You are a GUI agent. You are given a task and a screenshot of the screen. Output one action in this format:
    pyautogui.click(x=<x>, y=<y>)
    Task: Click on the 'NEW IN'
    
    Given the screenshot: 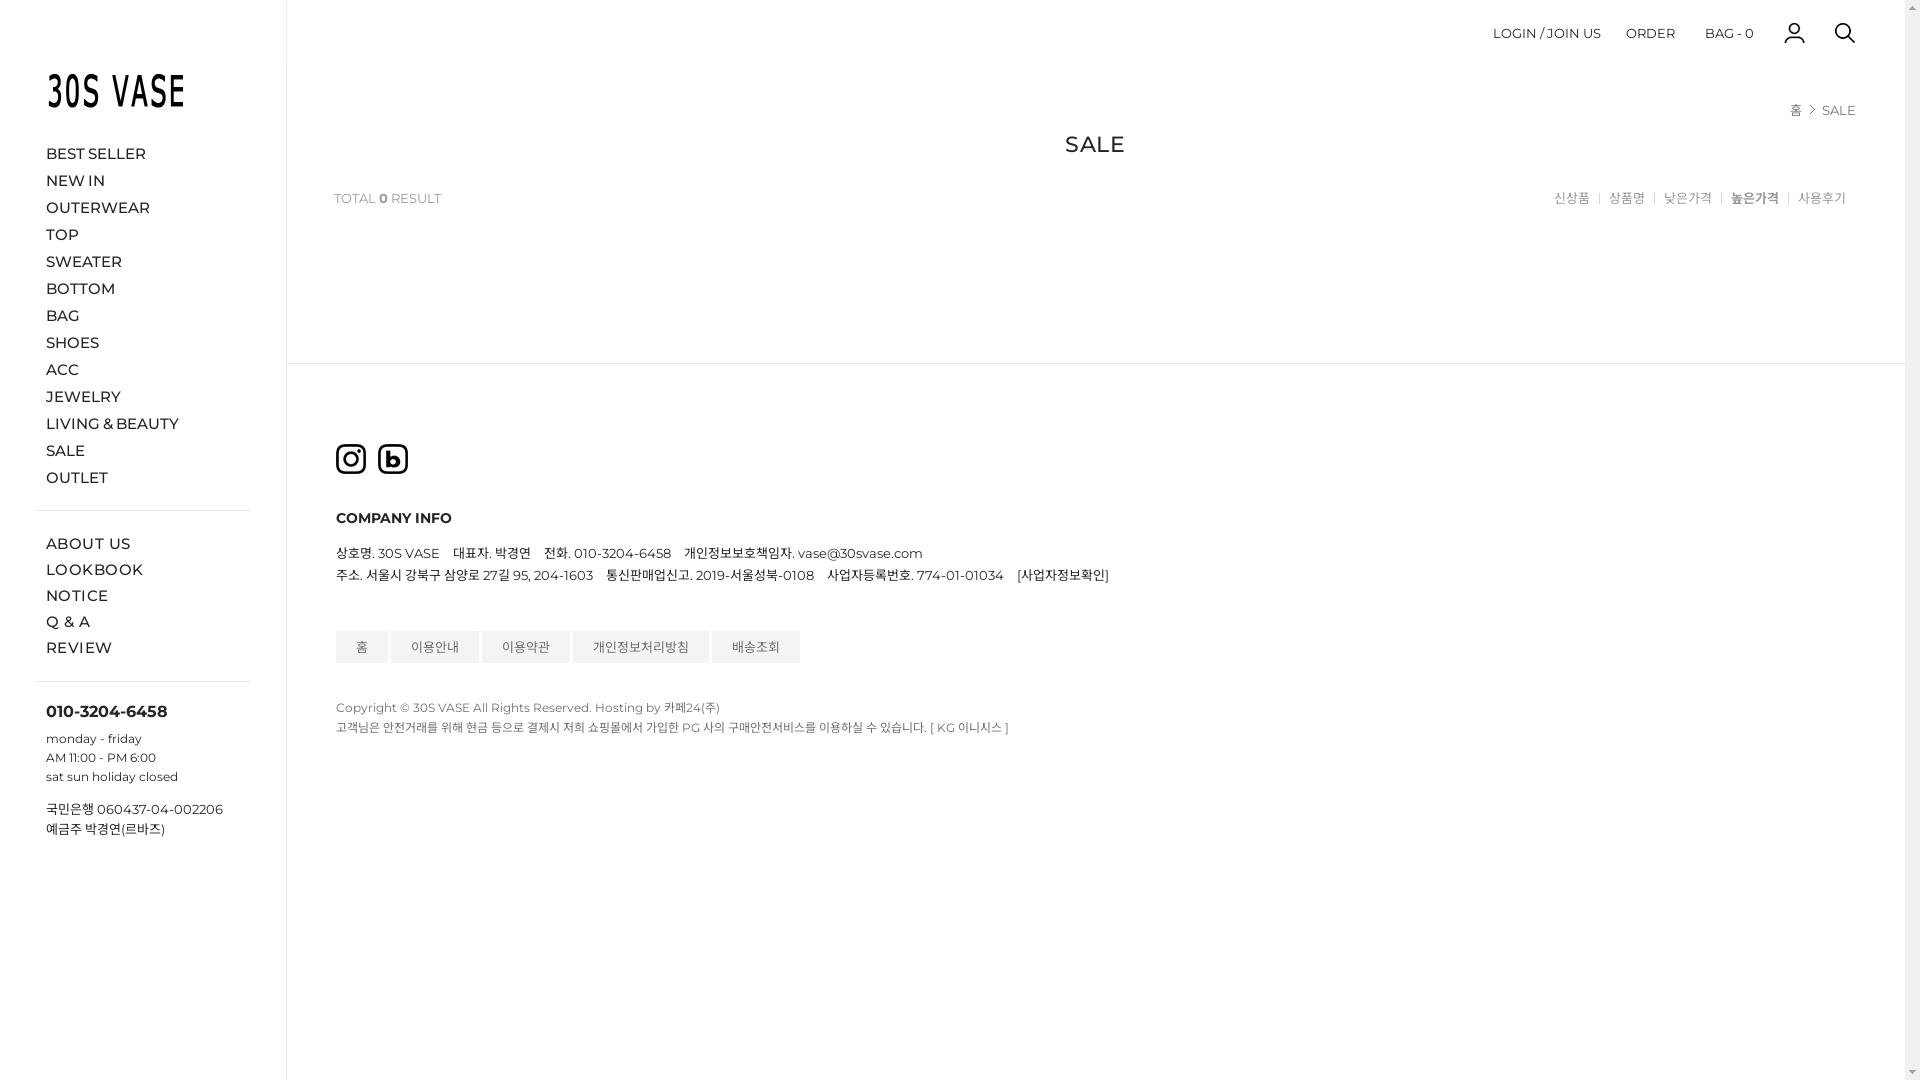 What is the action you would take?
    pyautogui.click(x=142, y=178)
    